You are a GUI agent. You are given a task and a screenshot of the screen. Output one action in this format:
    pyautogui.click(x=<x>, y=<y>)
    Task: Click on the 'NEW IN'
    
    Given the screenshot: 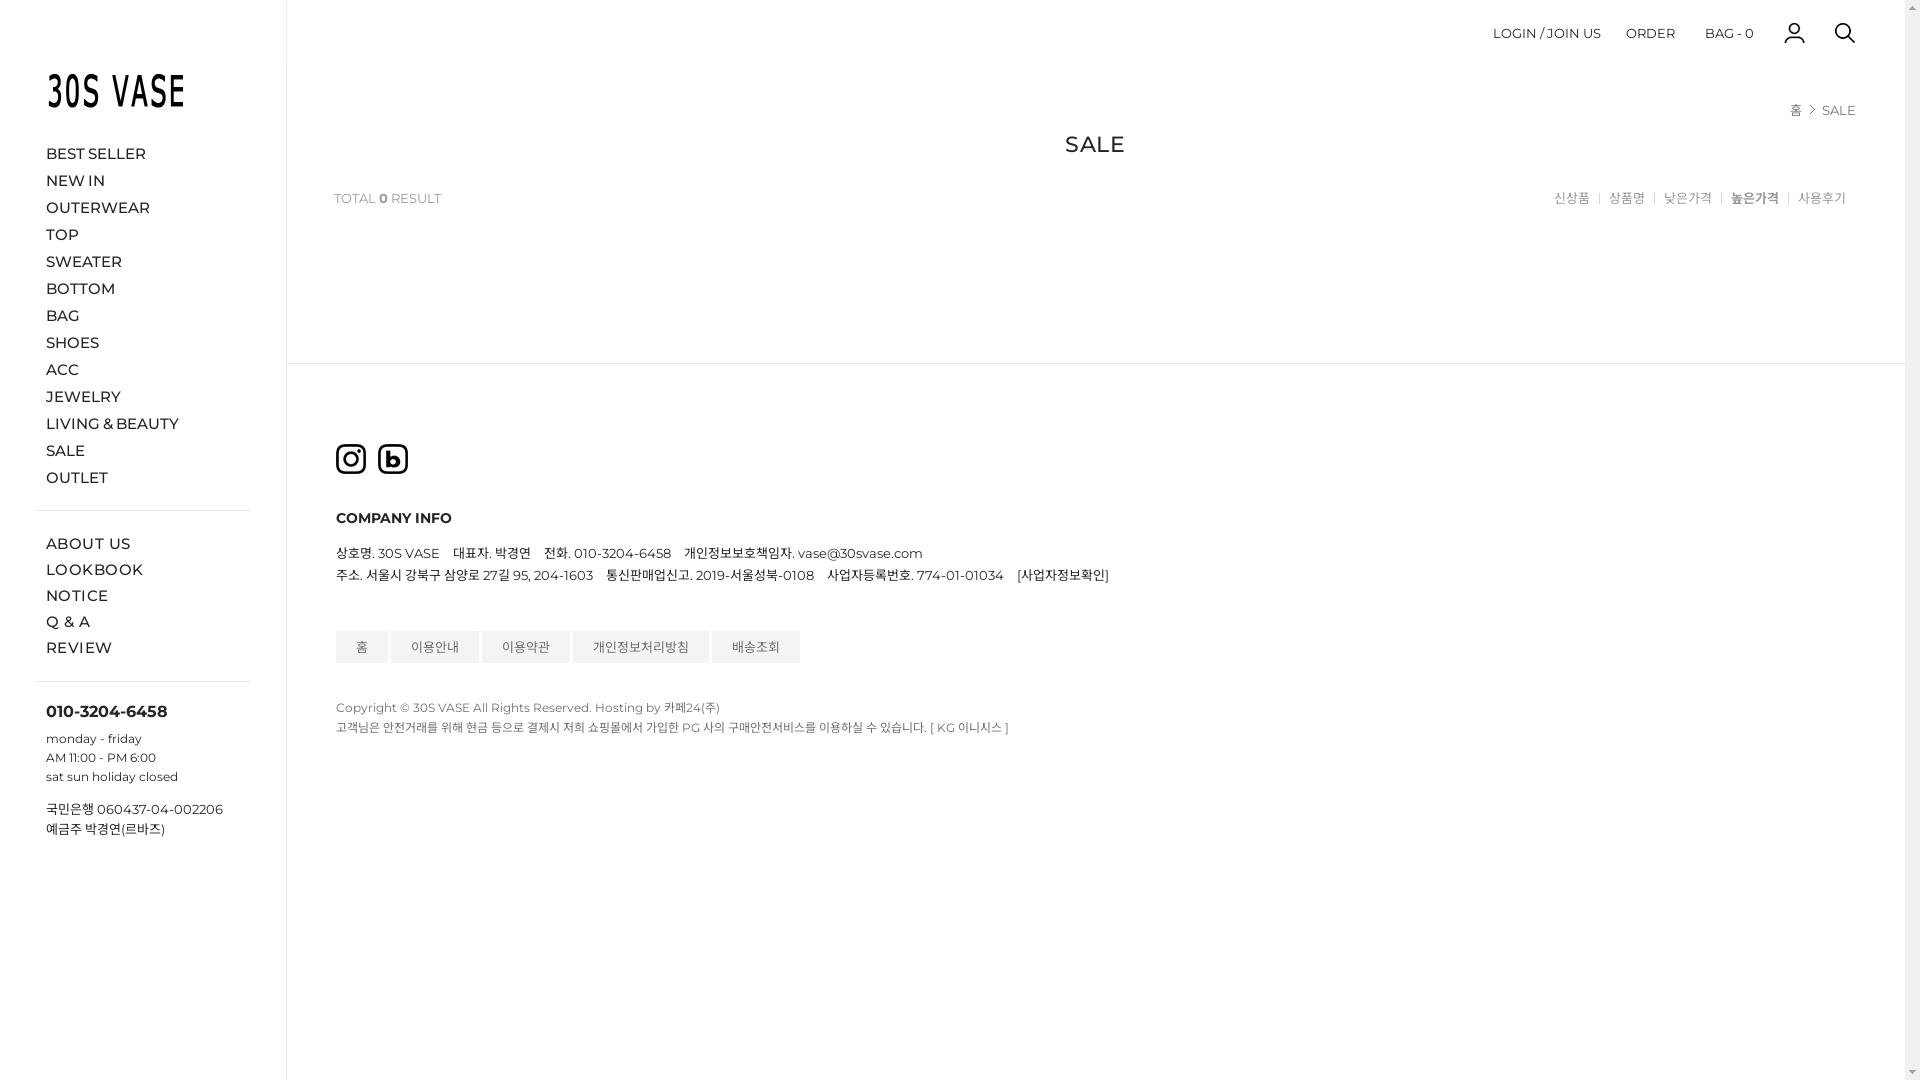 What is the action you would take?
    pyautogui.click(x=142, y=178)
    